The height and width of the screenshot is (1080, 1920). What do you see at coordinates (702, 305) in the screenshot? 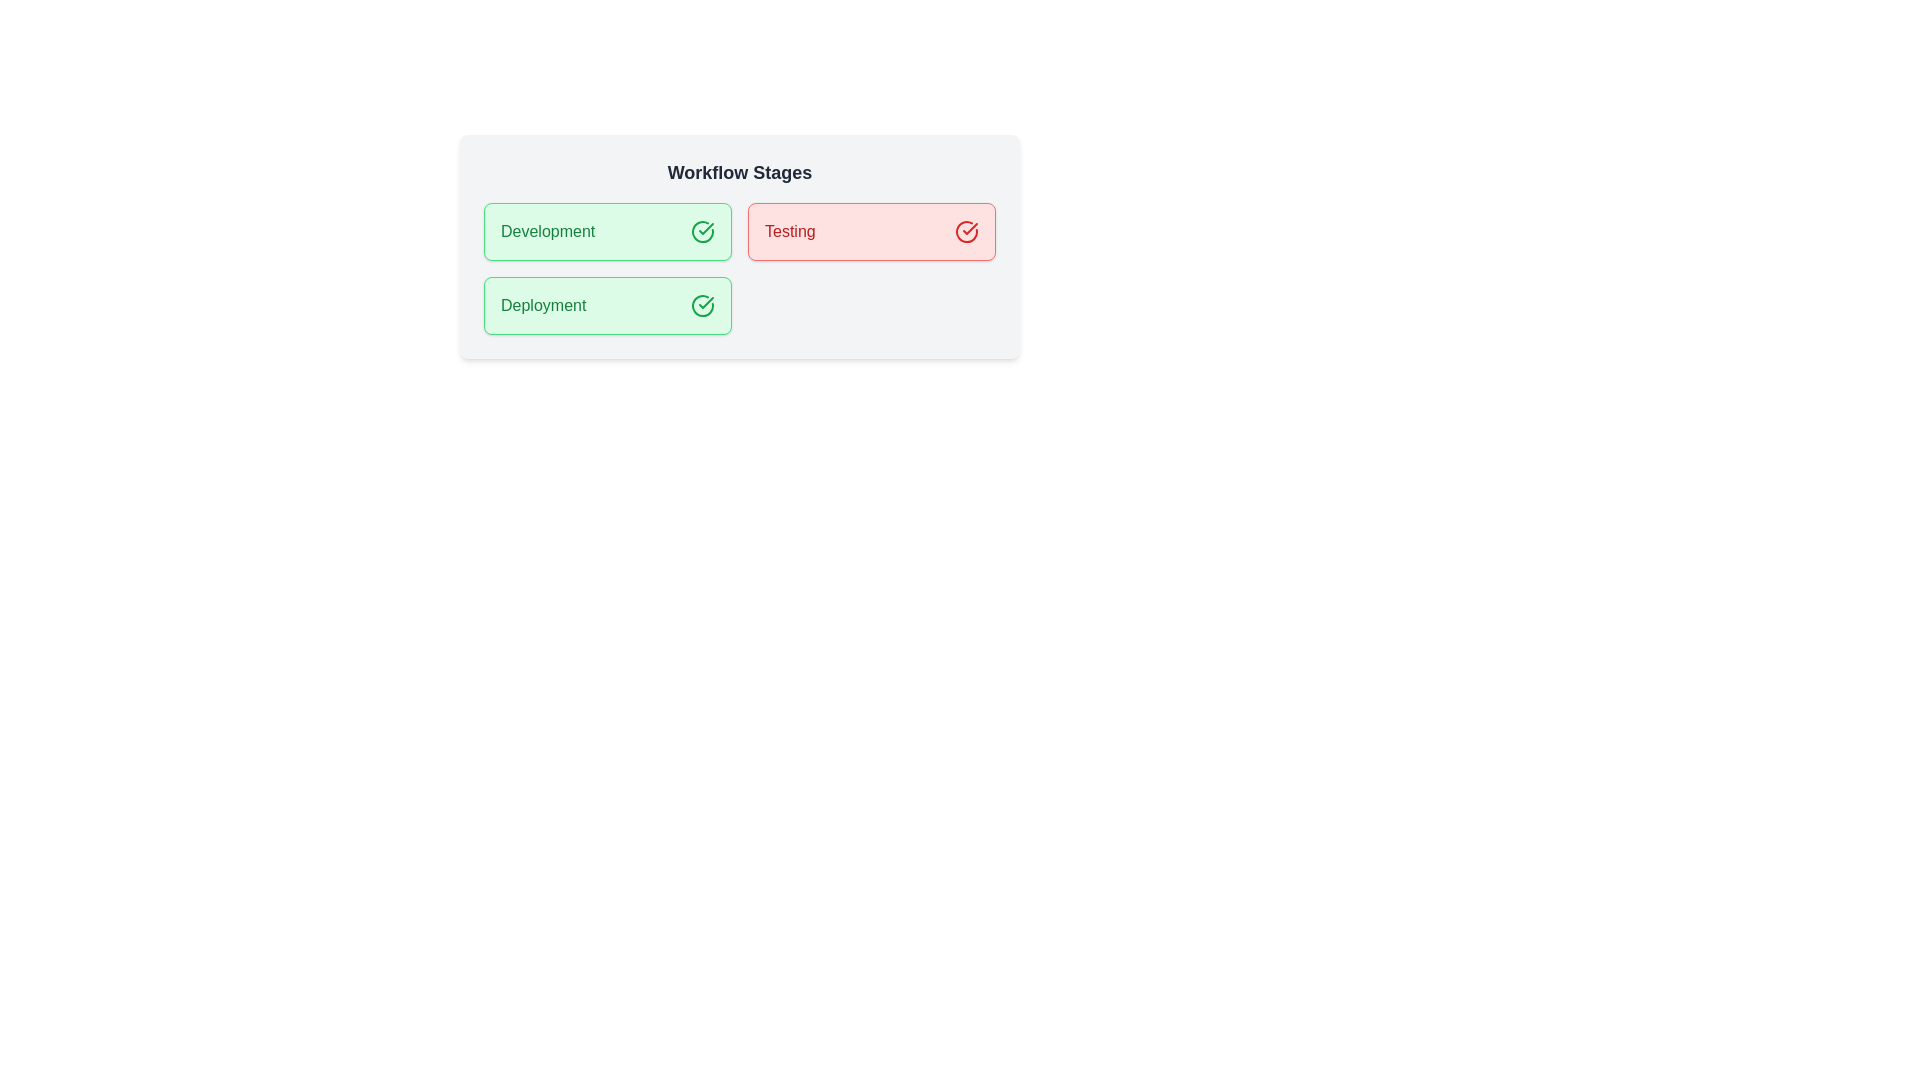
I see `the green circle icon with a checkmark inside, located at the rightmost position of the 'Deployment' button` at bounding box center [702, 305].